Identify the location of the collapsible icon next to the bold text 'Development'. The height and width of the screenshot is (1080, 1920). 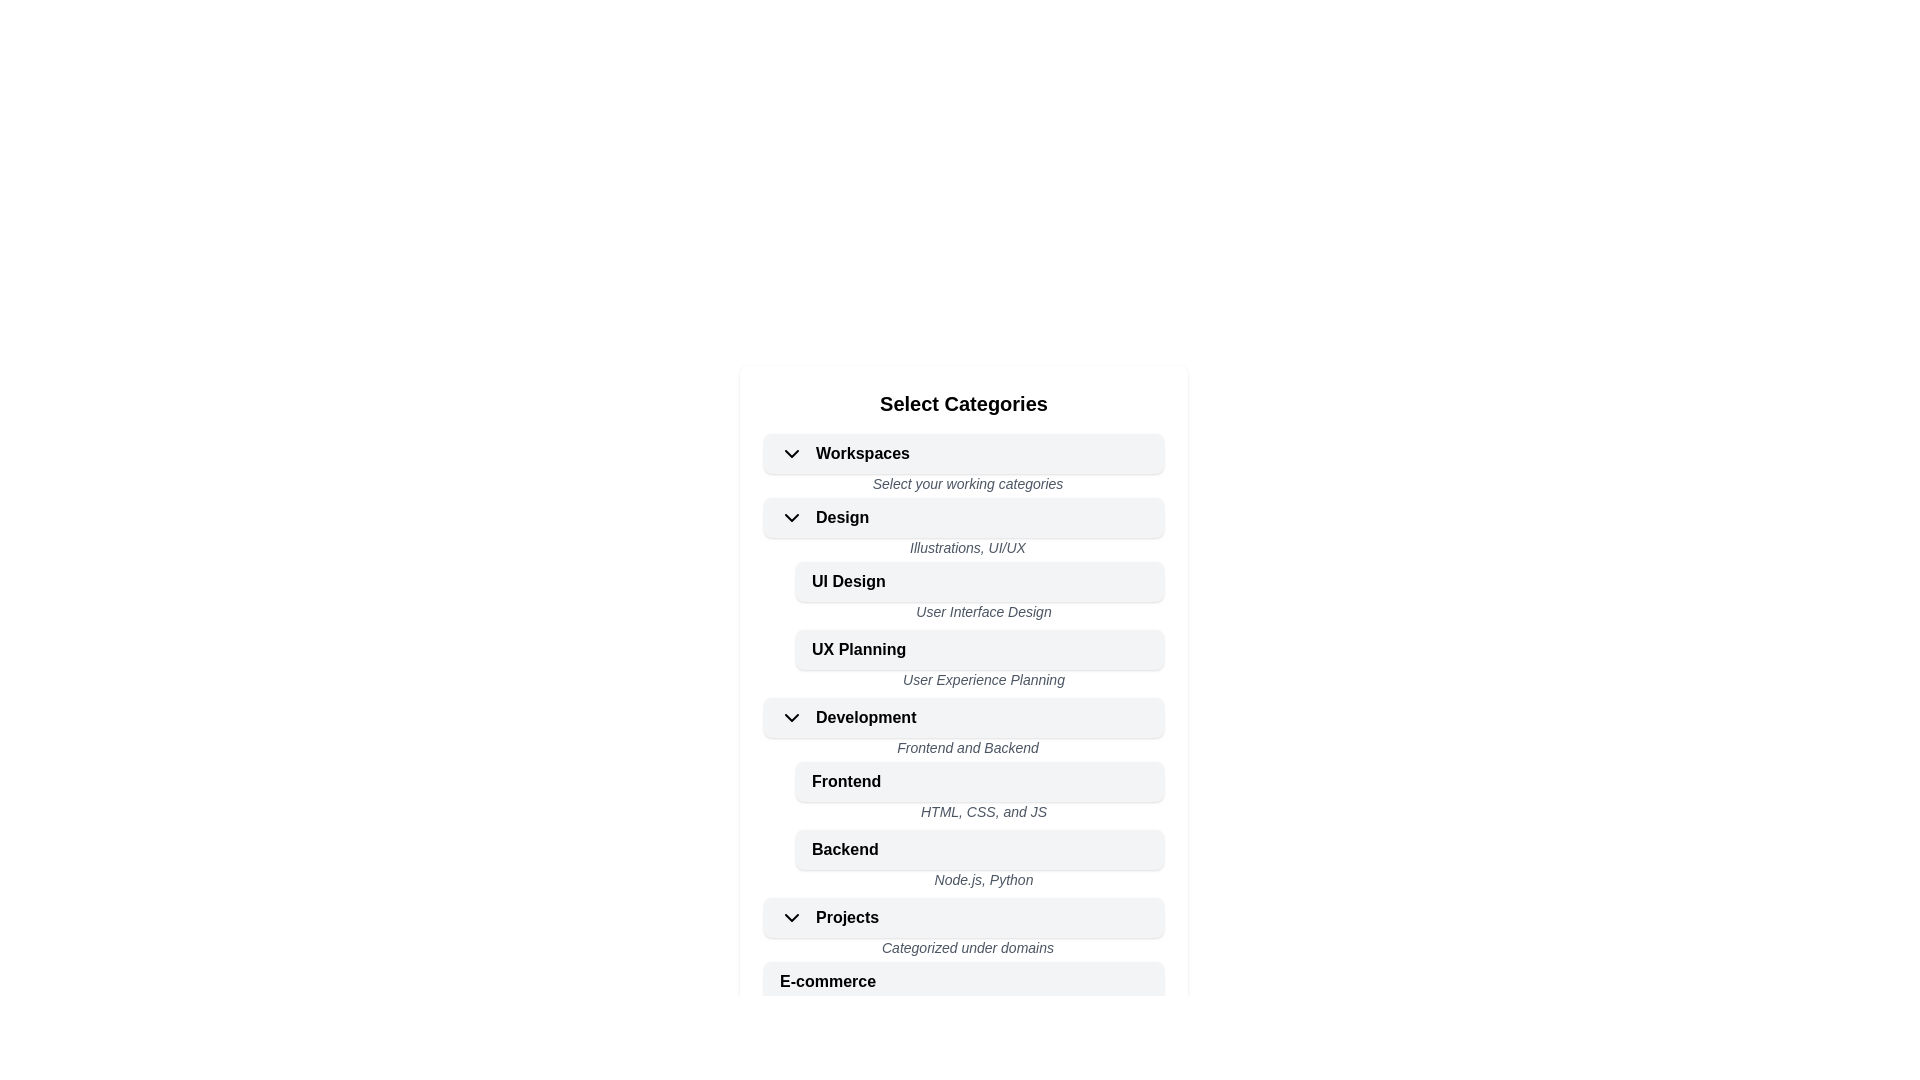
(796, 716).